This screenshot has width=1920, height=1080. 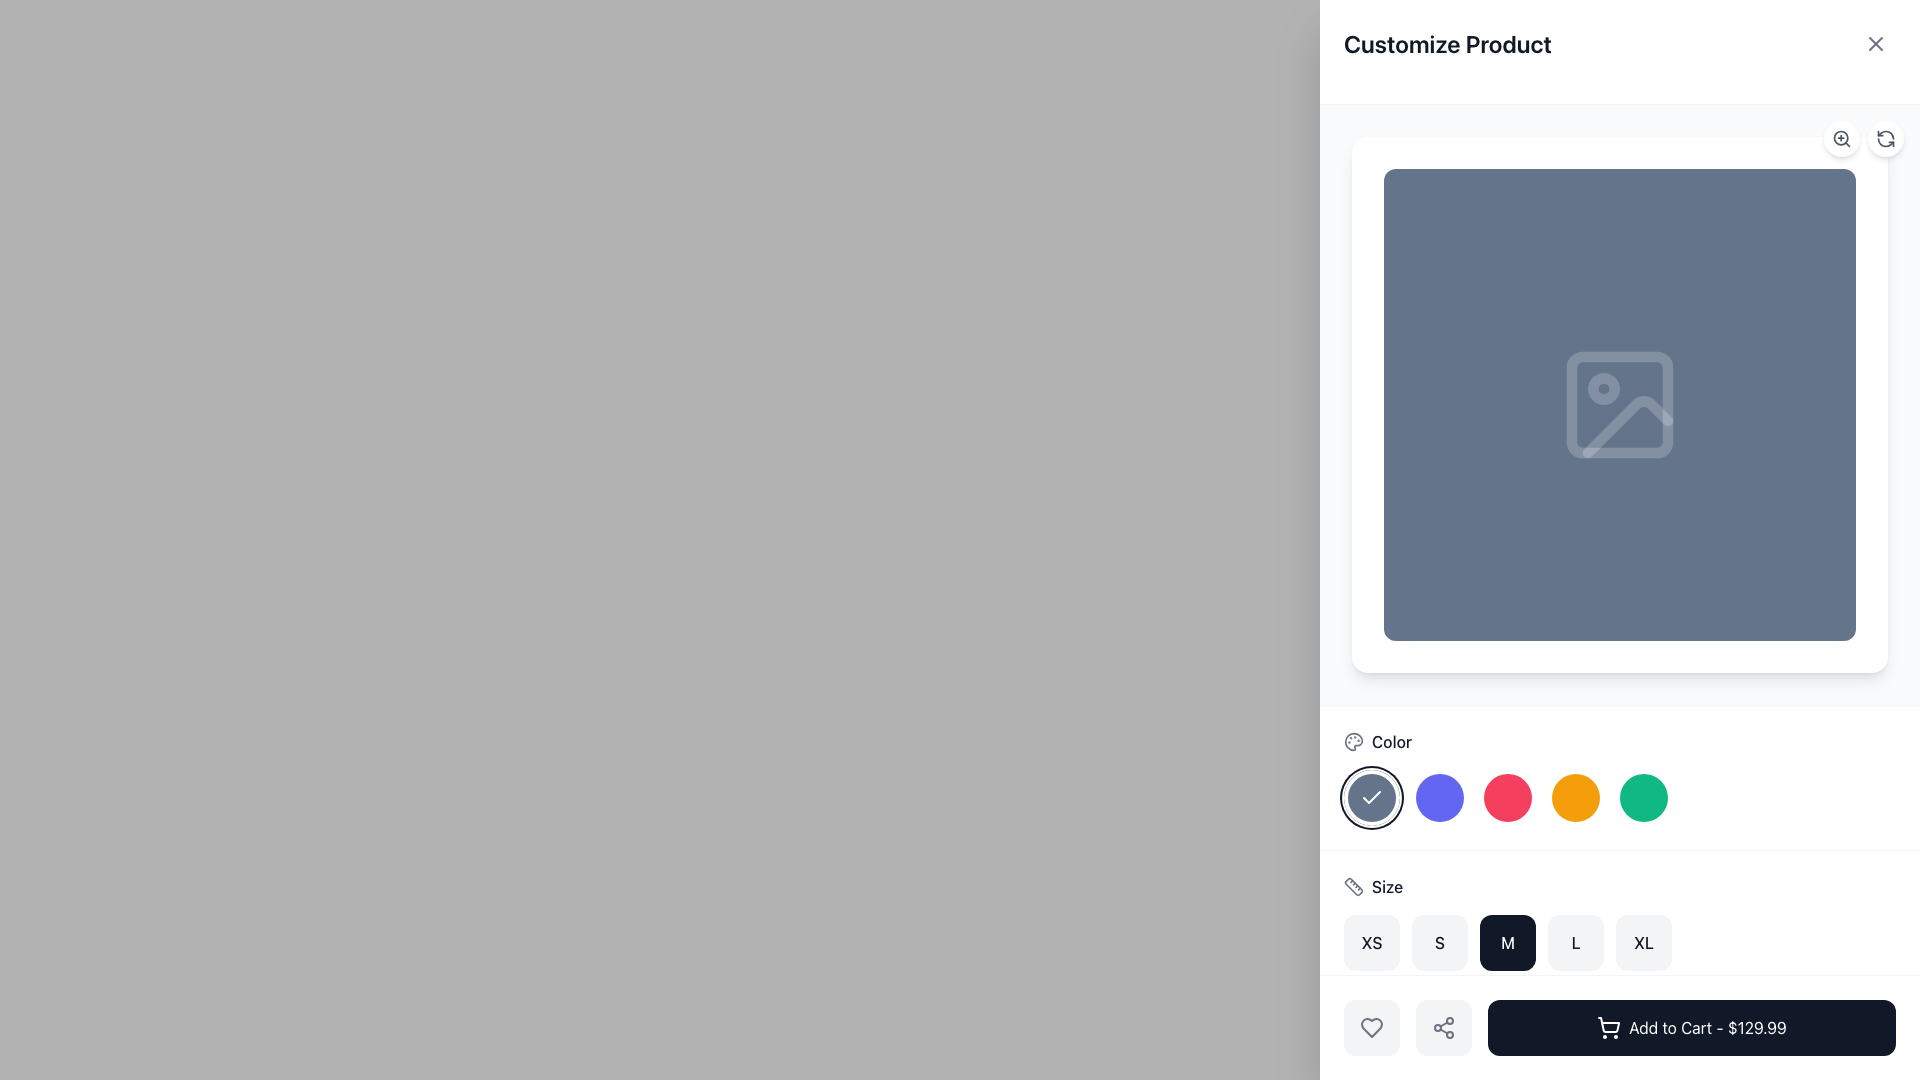 What do you see at coordinates (1574, 797) in the screenshot?
I see `the fourth circular interactive button with an amber background in the 'Color' section` at bounding box center [1574, 797].